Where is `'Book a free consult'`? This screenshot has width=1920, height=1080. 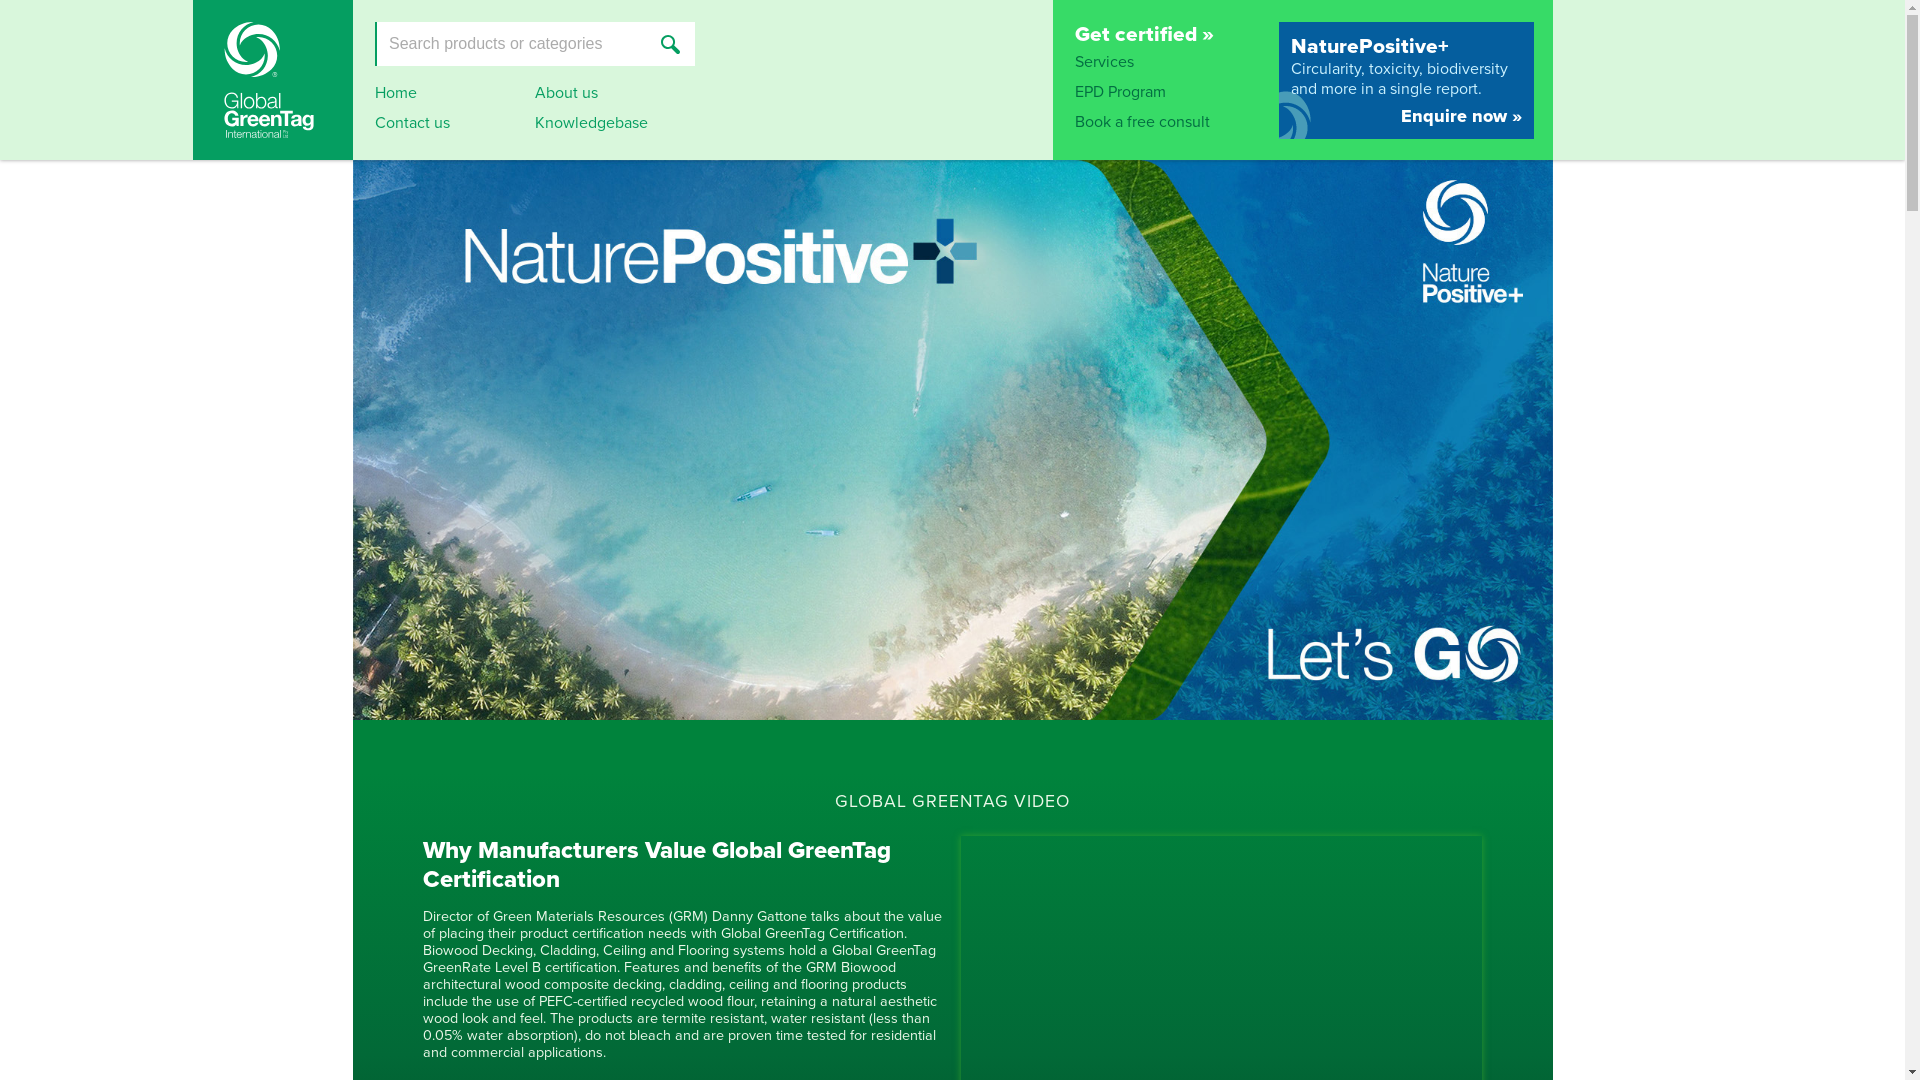 'Book a free consult' is located at coordinates (1141, 122).